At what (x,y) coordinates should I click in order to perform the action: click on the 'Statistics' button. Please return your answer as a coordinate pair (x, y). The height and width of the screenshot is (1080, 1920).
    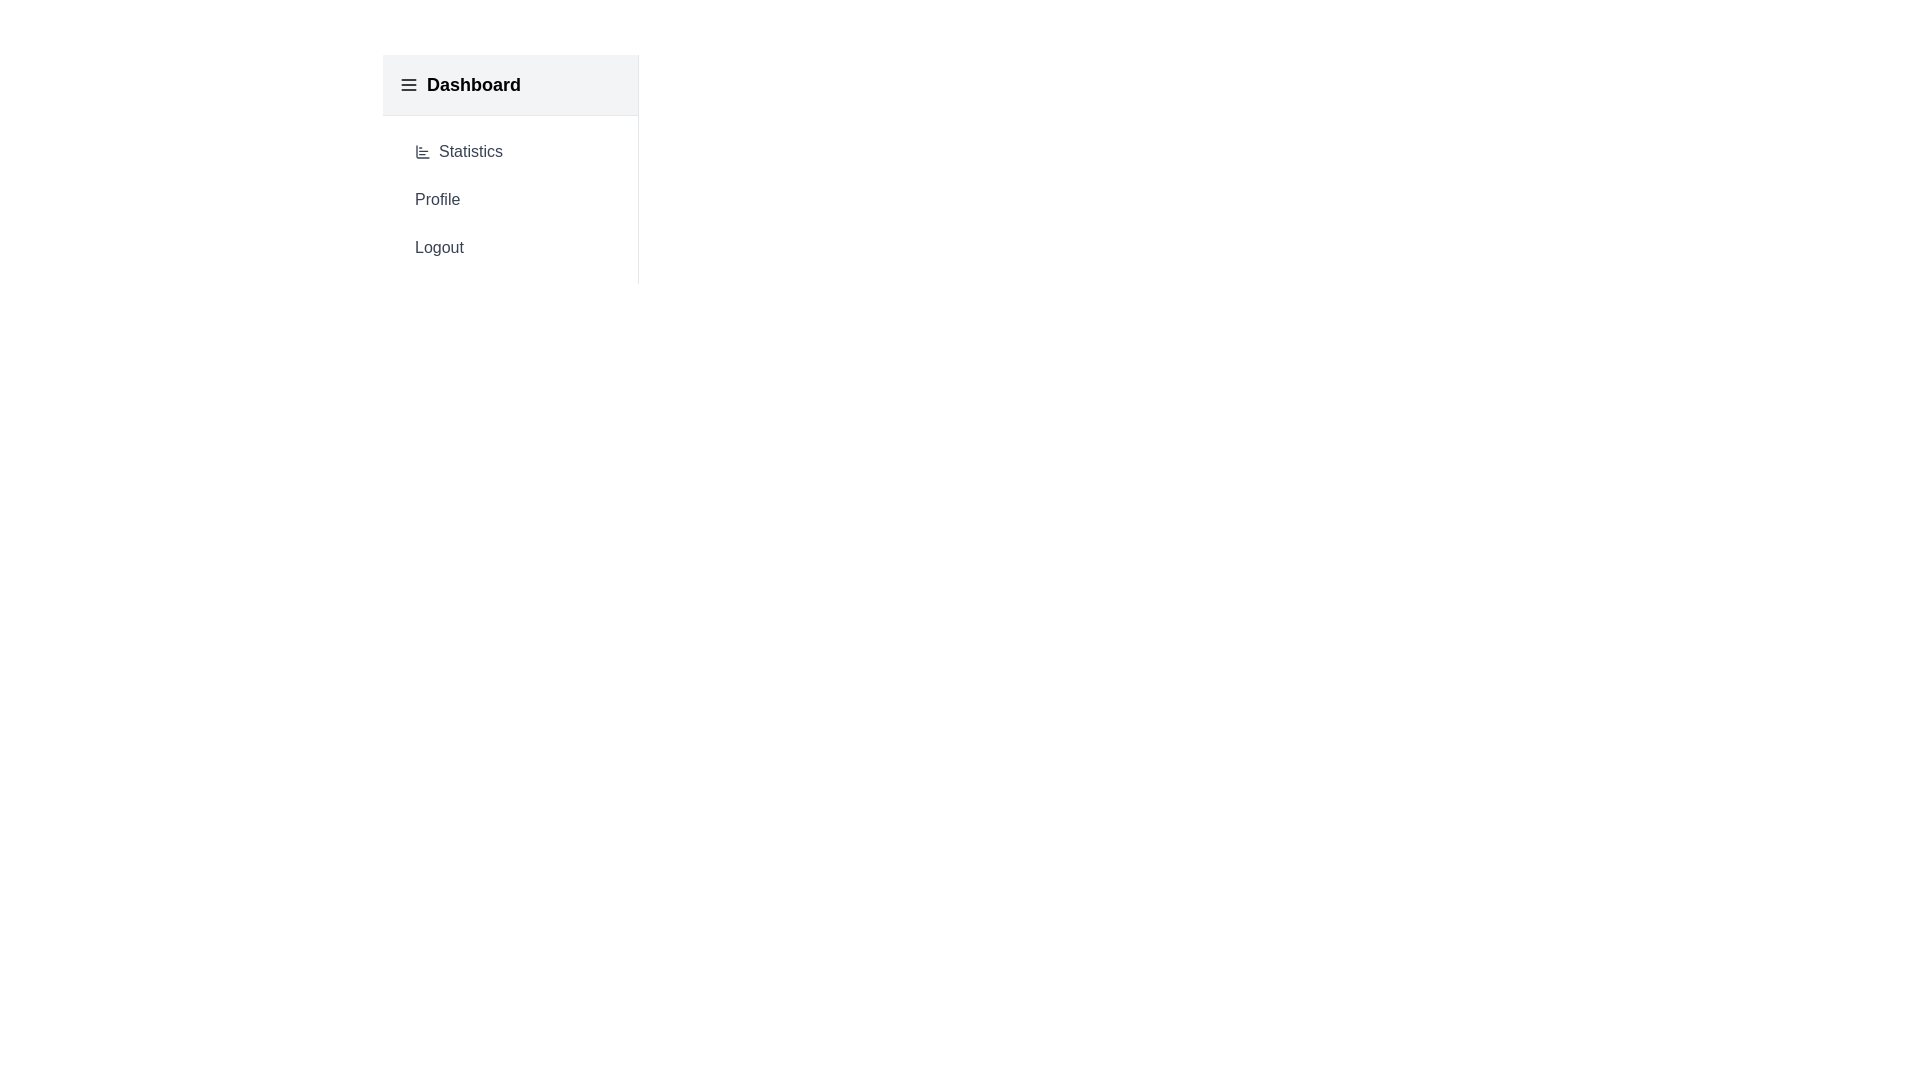
    Looking at the image, I should click on (510, 150).